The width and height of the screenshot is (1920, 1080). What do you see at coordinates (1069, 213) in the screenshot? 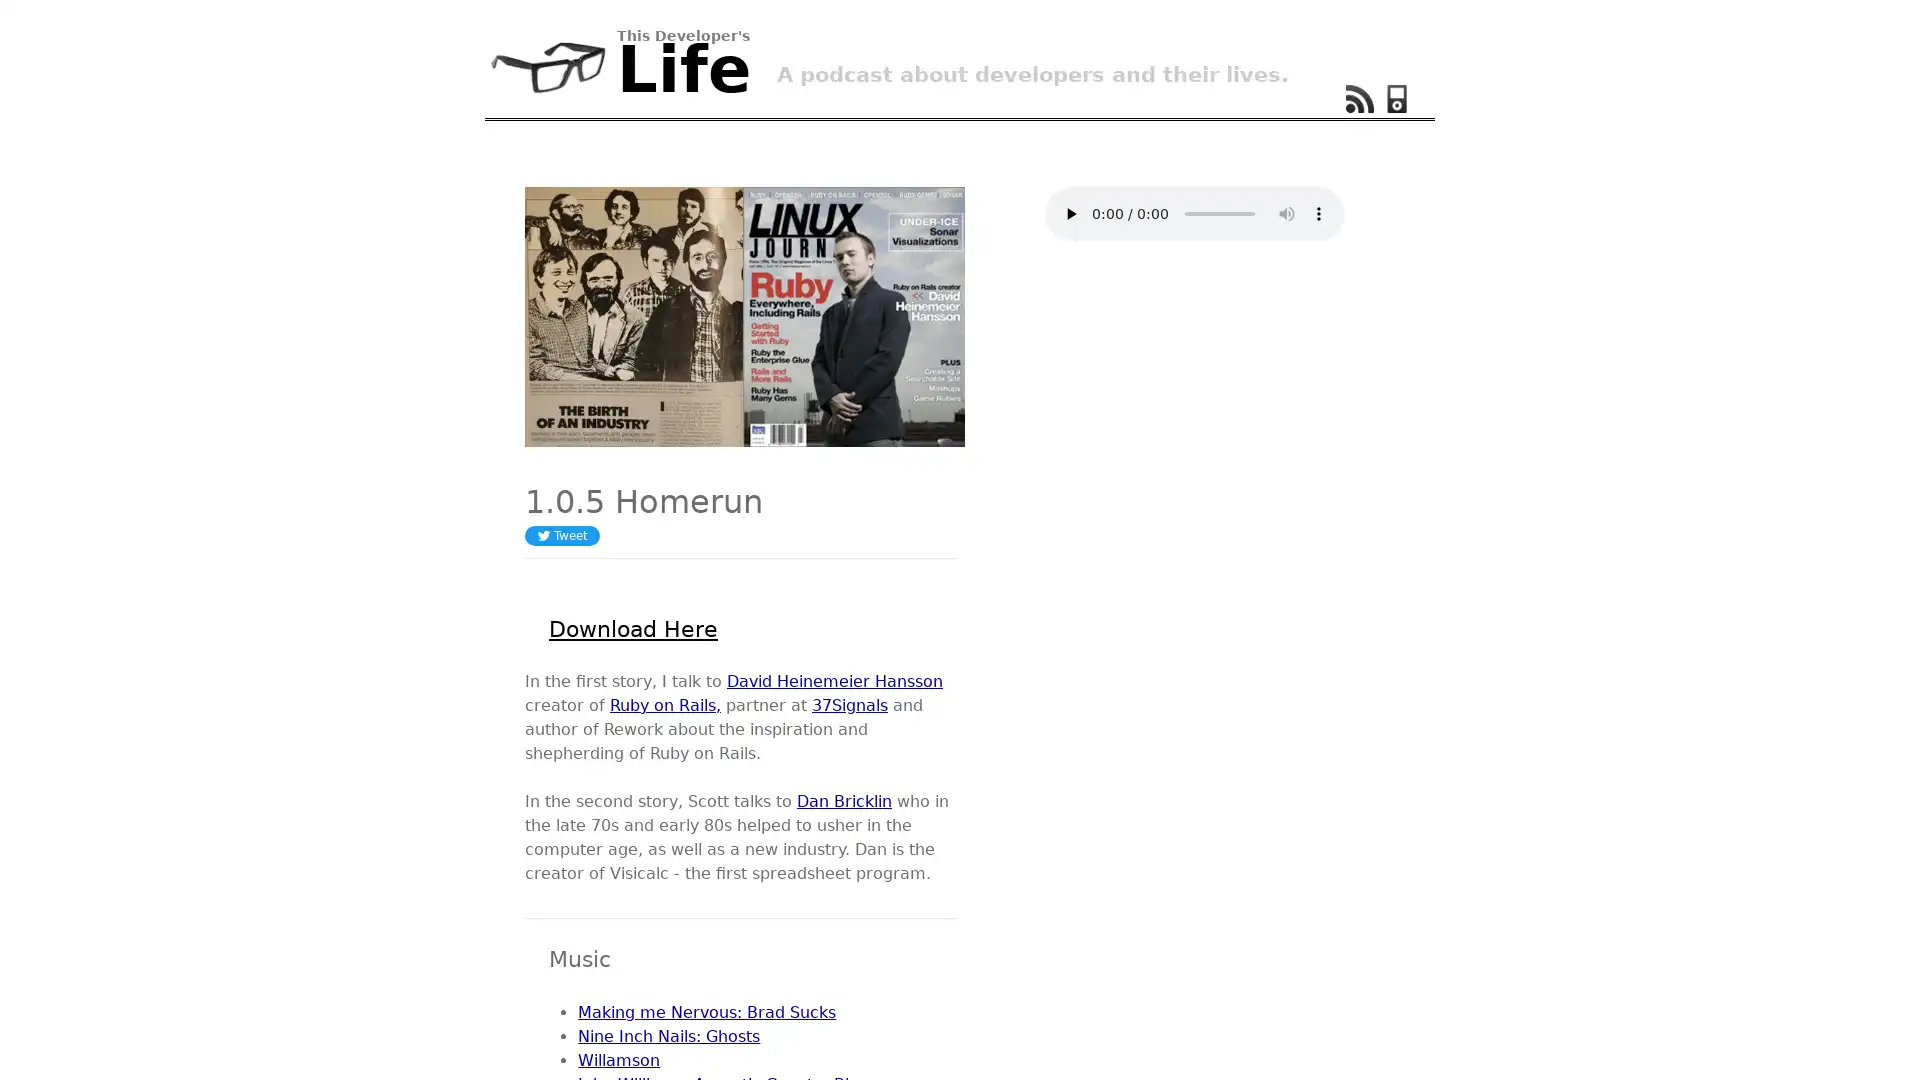
I see `play` at bounding box center [1069, 213].